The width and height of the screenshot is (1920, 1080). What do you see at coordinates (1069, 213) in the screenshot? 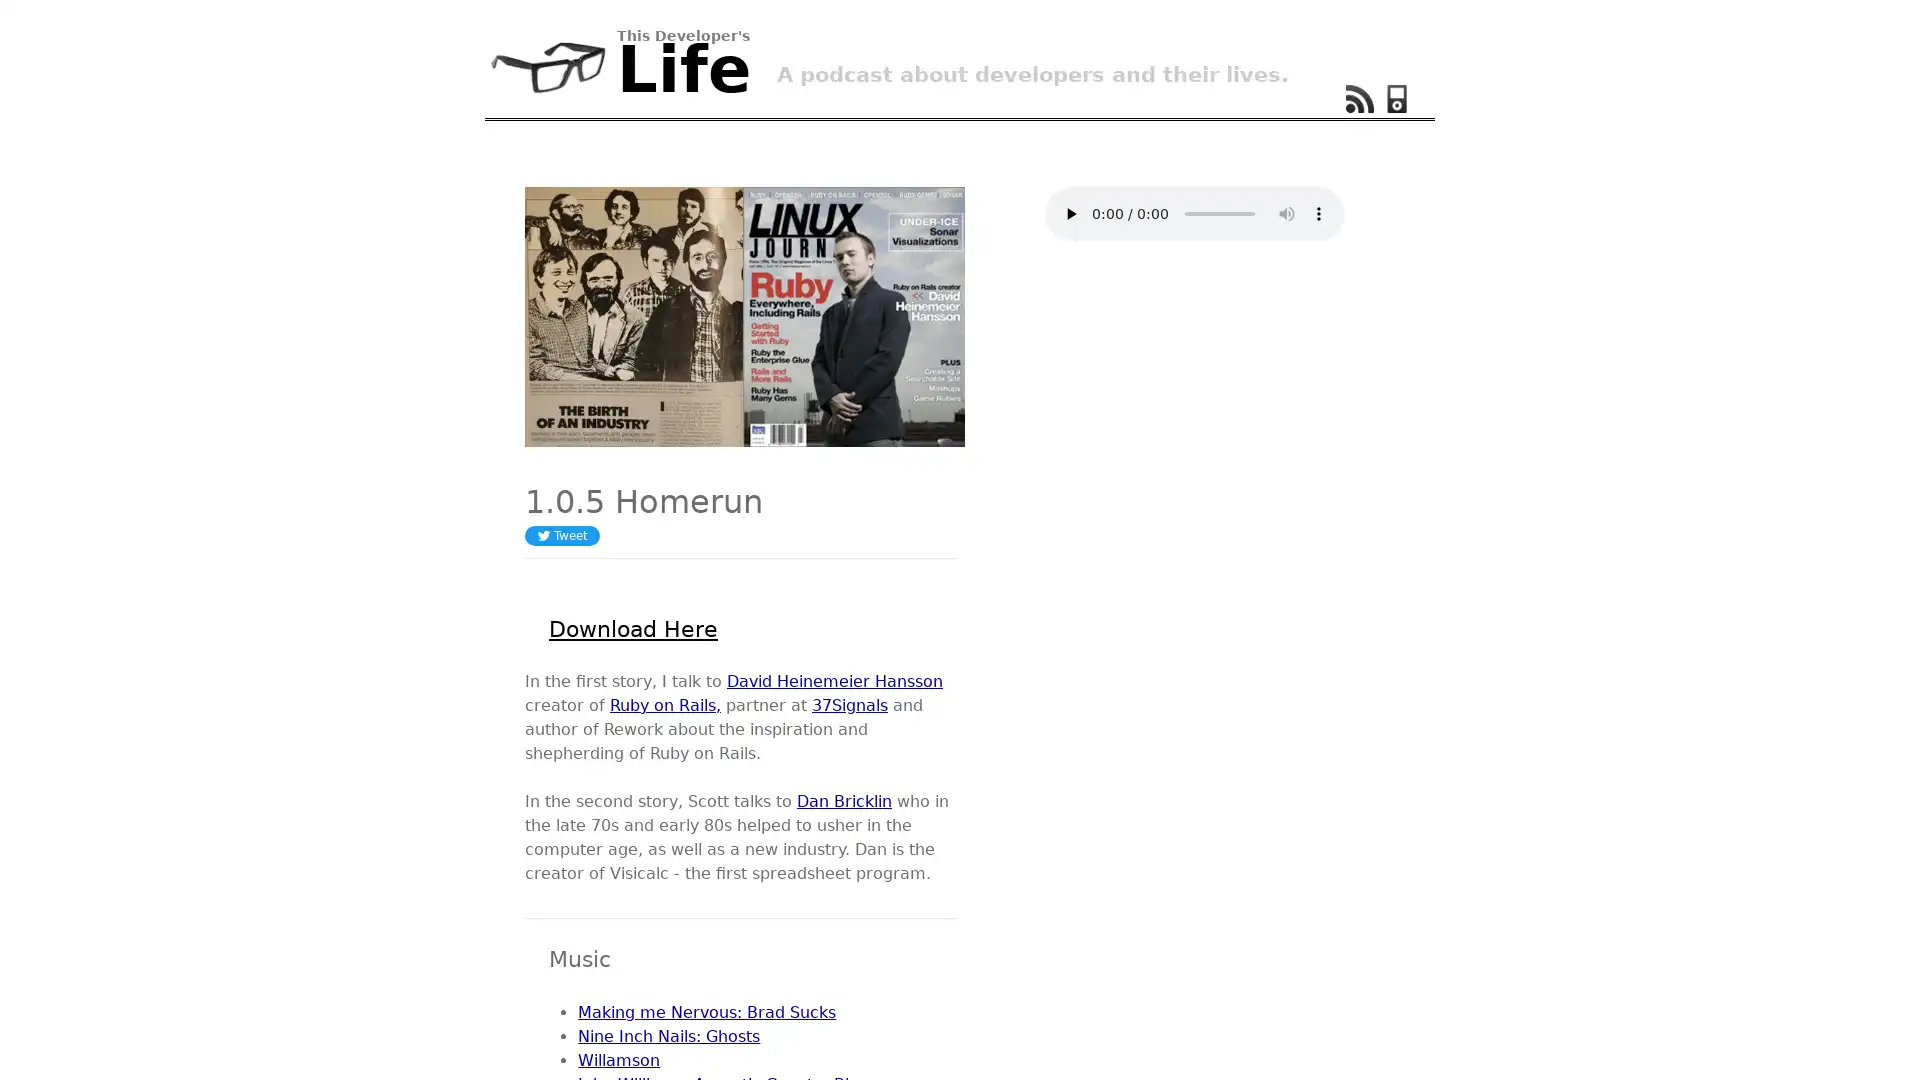
I see `play` at bounding box center [1069, 213].